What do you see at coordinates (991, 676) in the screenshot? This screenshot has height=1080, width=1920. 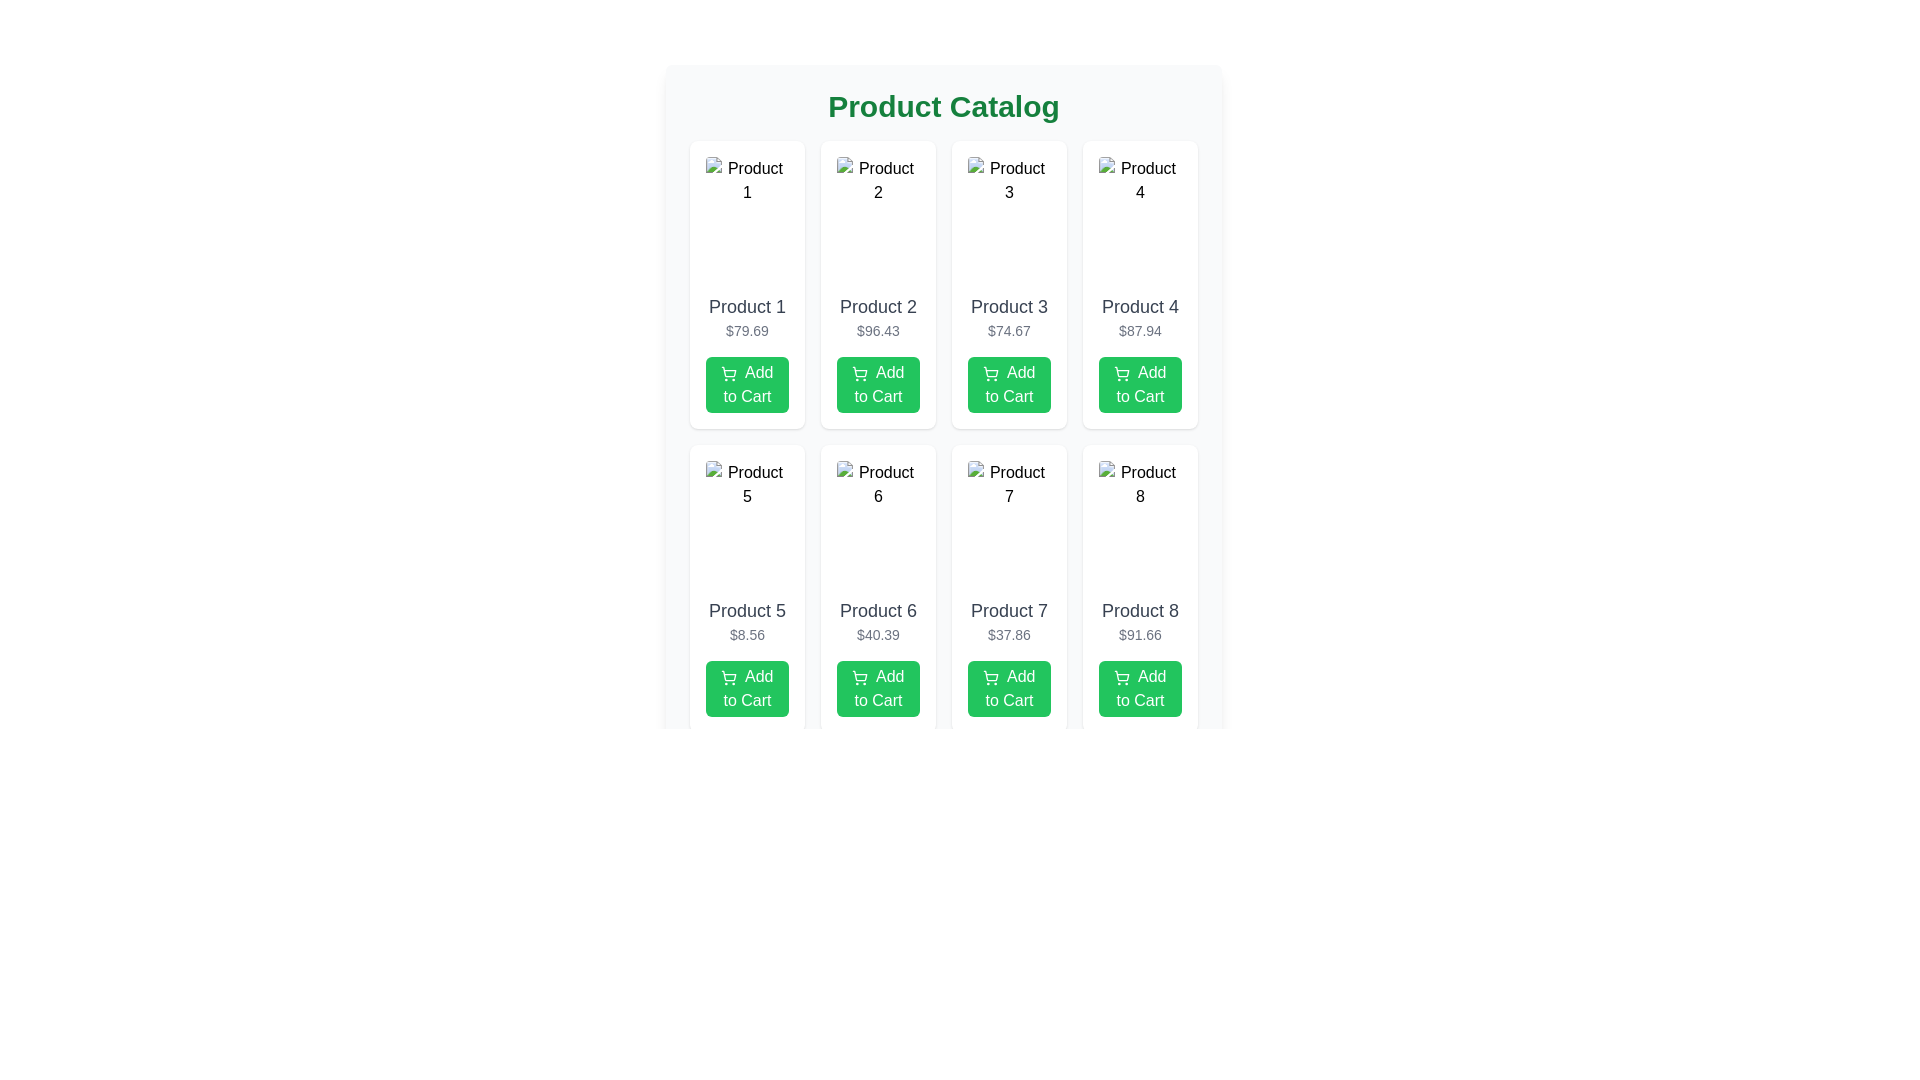 I see `the shopping cart icon located within the 'Add to Cart' button under 'Product 7' in the product listing grid` at bounding box center [991, 676].